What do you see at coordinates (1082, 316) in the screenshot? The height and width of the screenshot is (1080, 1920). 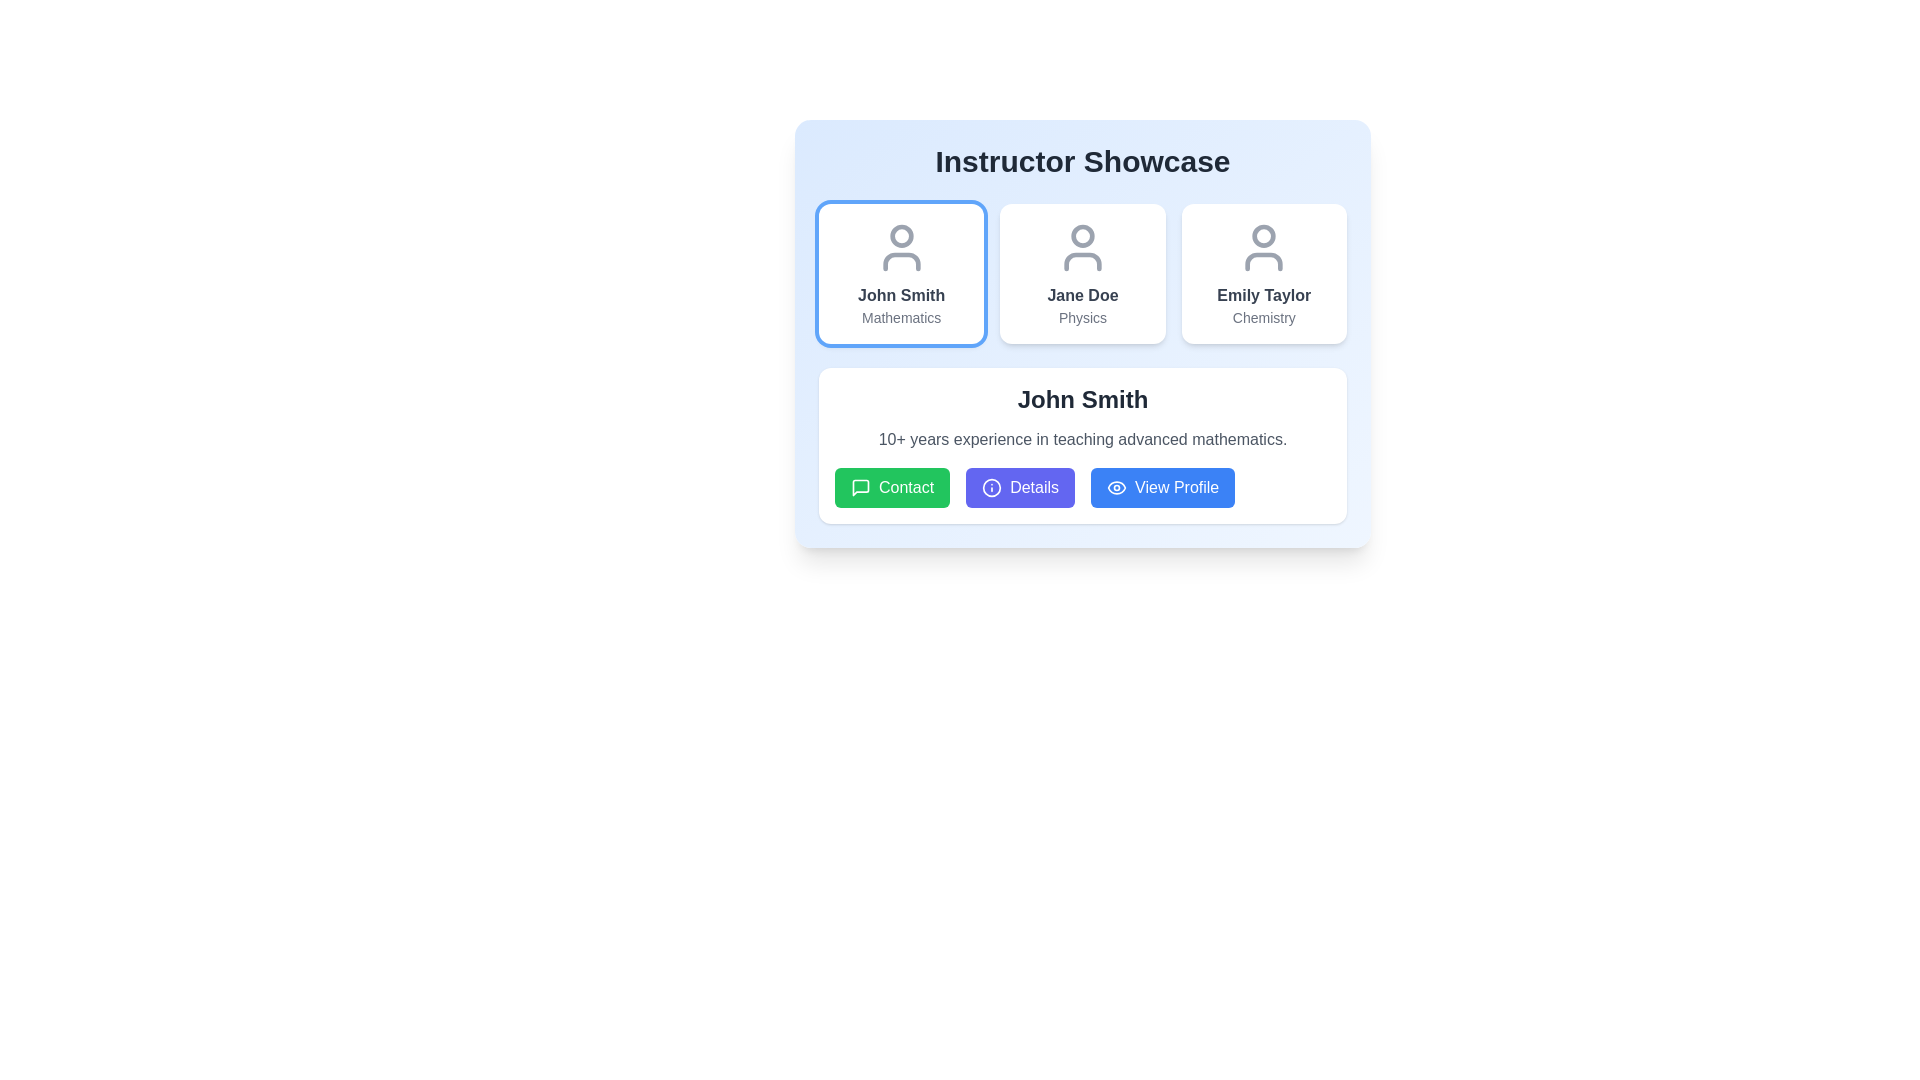 I see `the text label displaying the word 'Physics' in light gray color, located below the name 'Jane Doe' within the card in the 'Instructor Showcase'` at bounding box center [1082, 316].